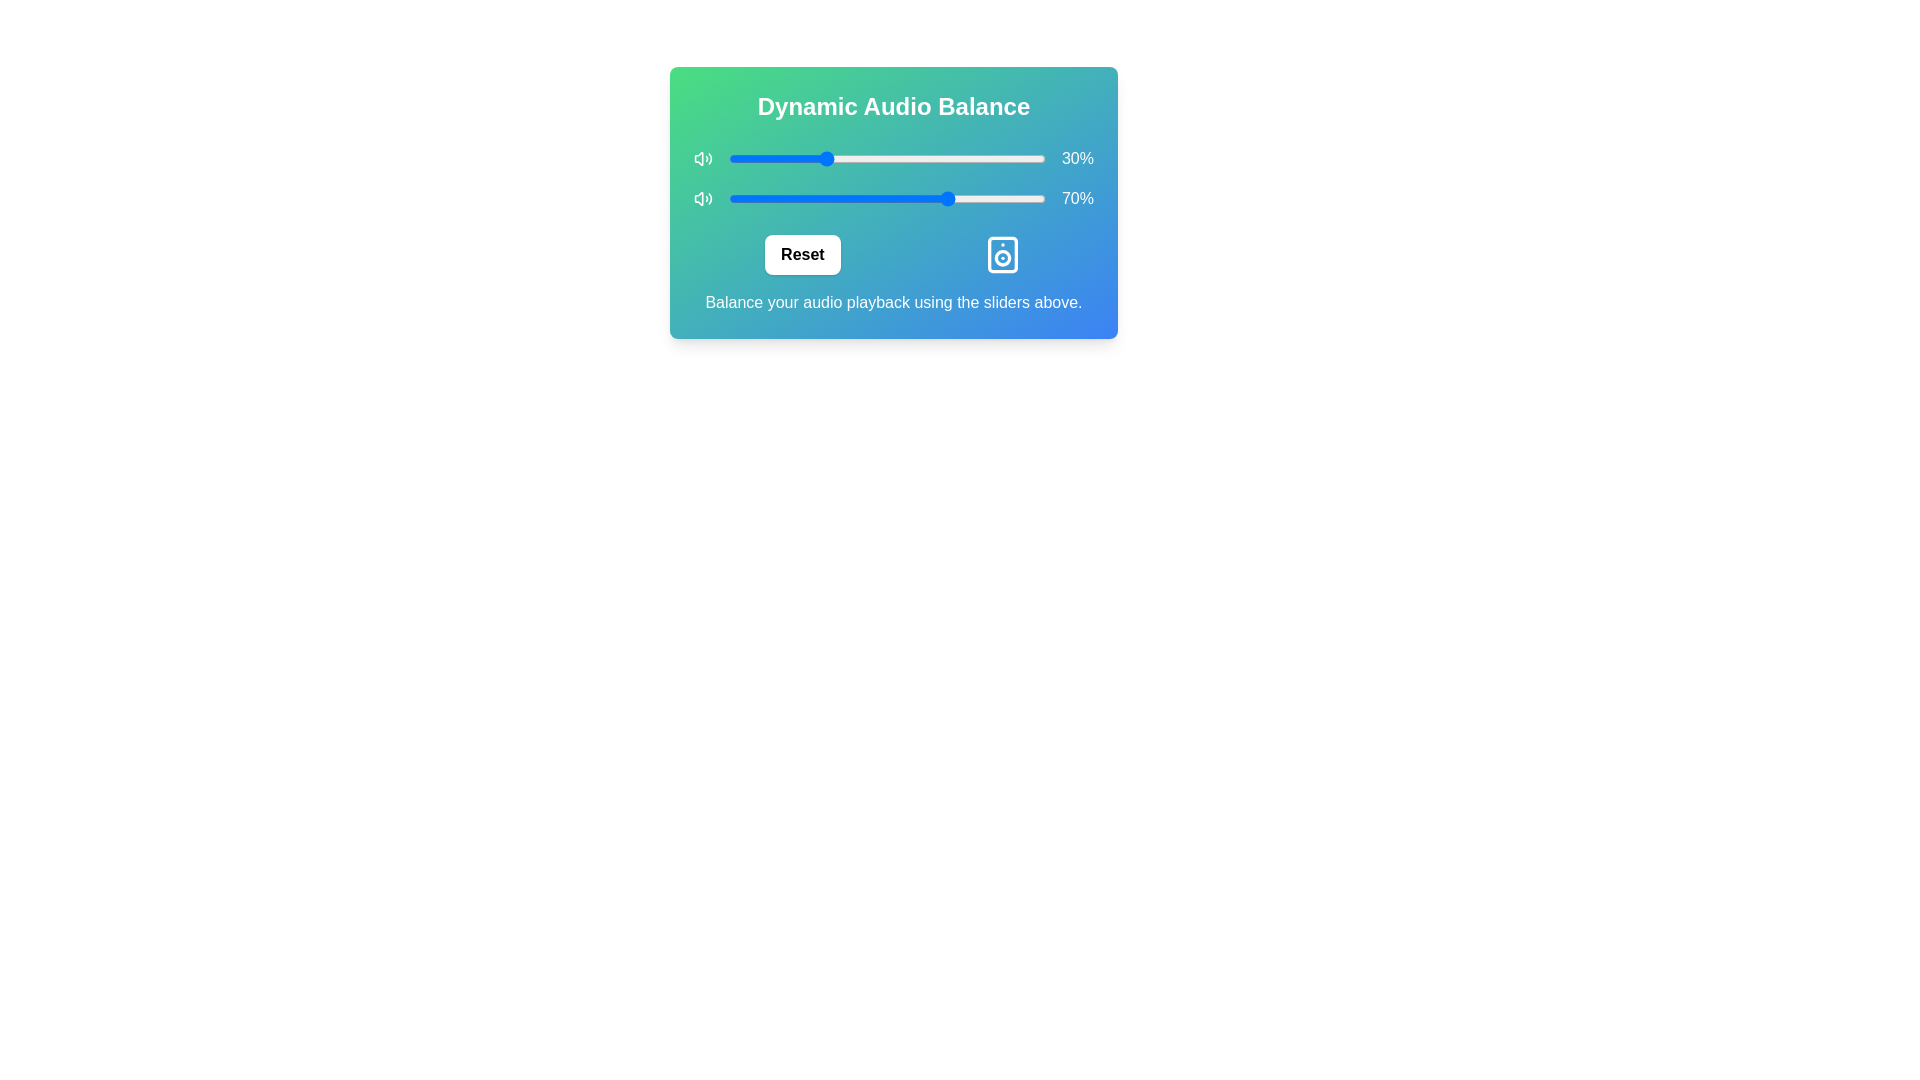 This screenshot has height=1080, width=1920. Describe the element at coordinates (784, 157) in the screenshot. I see `the slider` at that location.